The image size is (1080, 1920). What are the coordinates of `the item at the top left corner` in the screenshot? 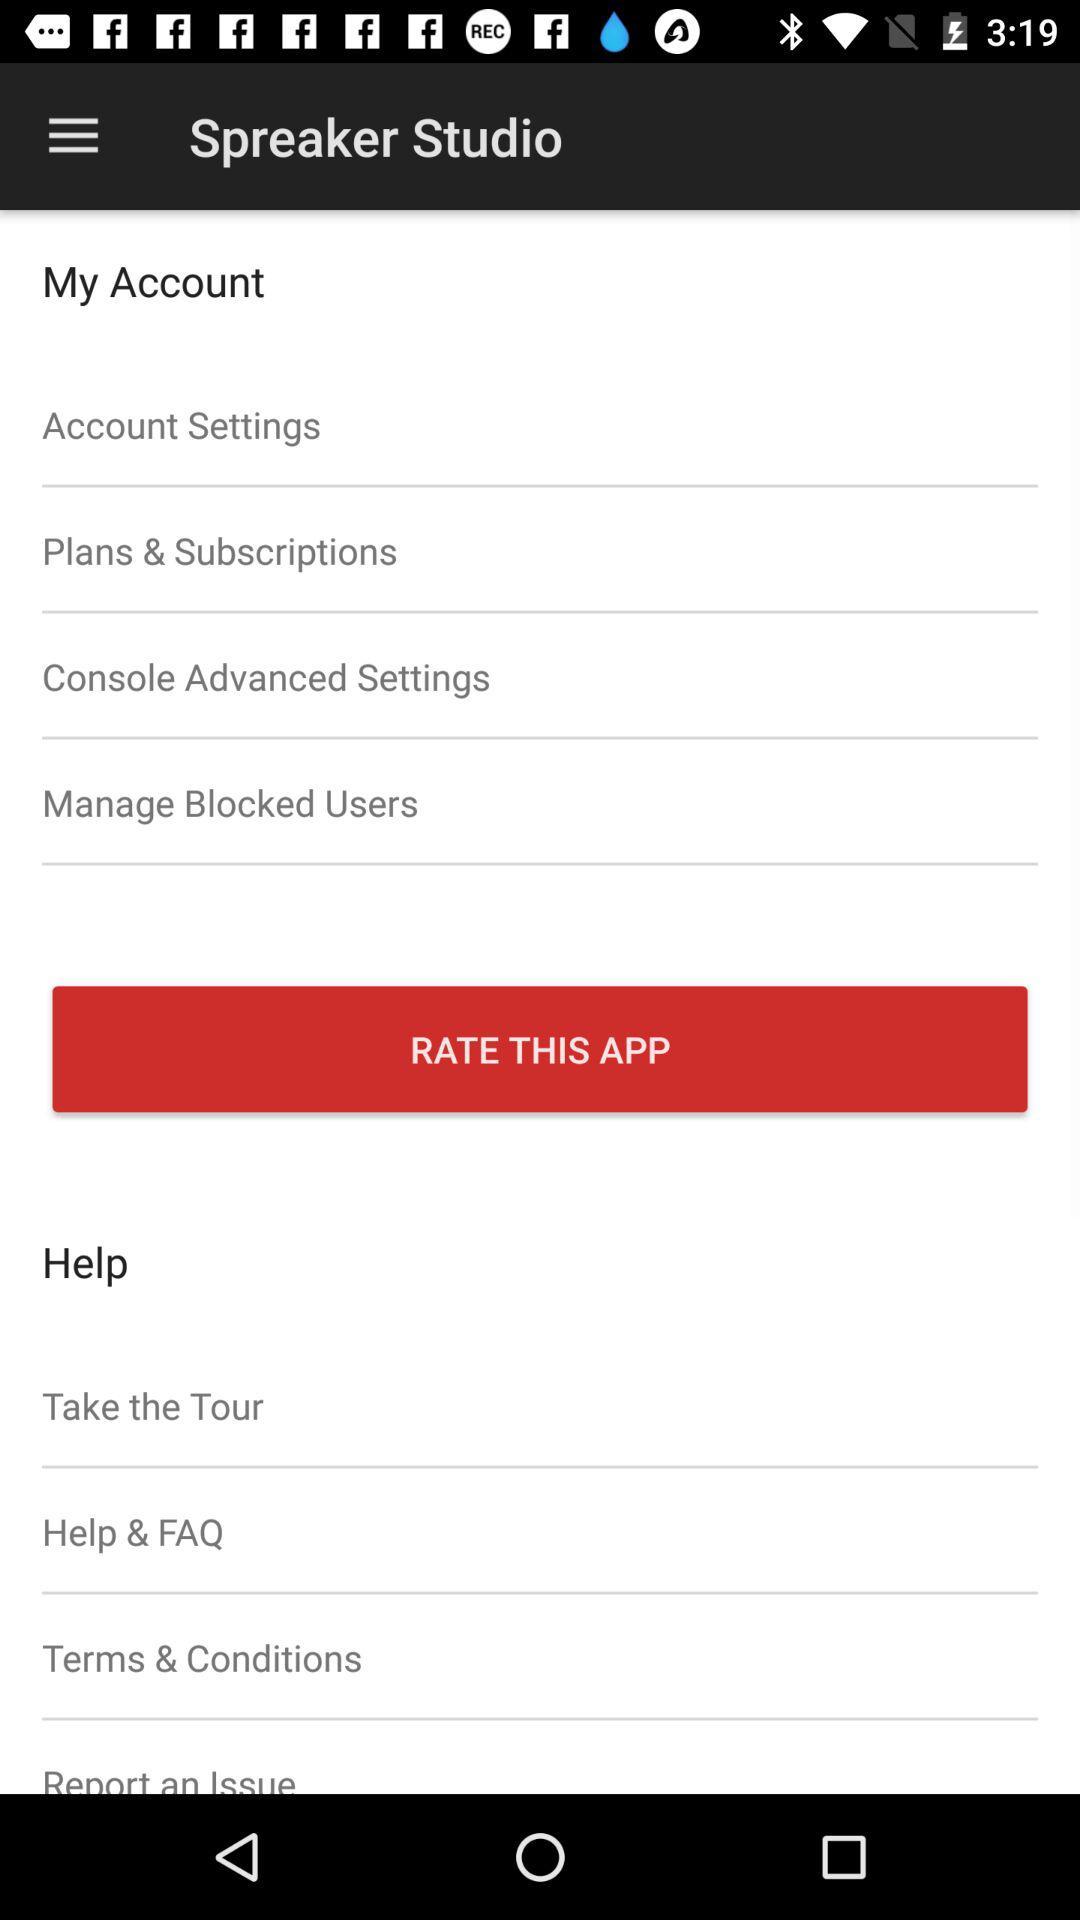 It's located at (72, 135).